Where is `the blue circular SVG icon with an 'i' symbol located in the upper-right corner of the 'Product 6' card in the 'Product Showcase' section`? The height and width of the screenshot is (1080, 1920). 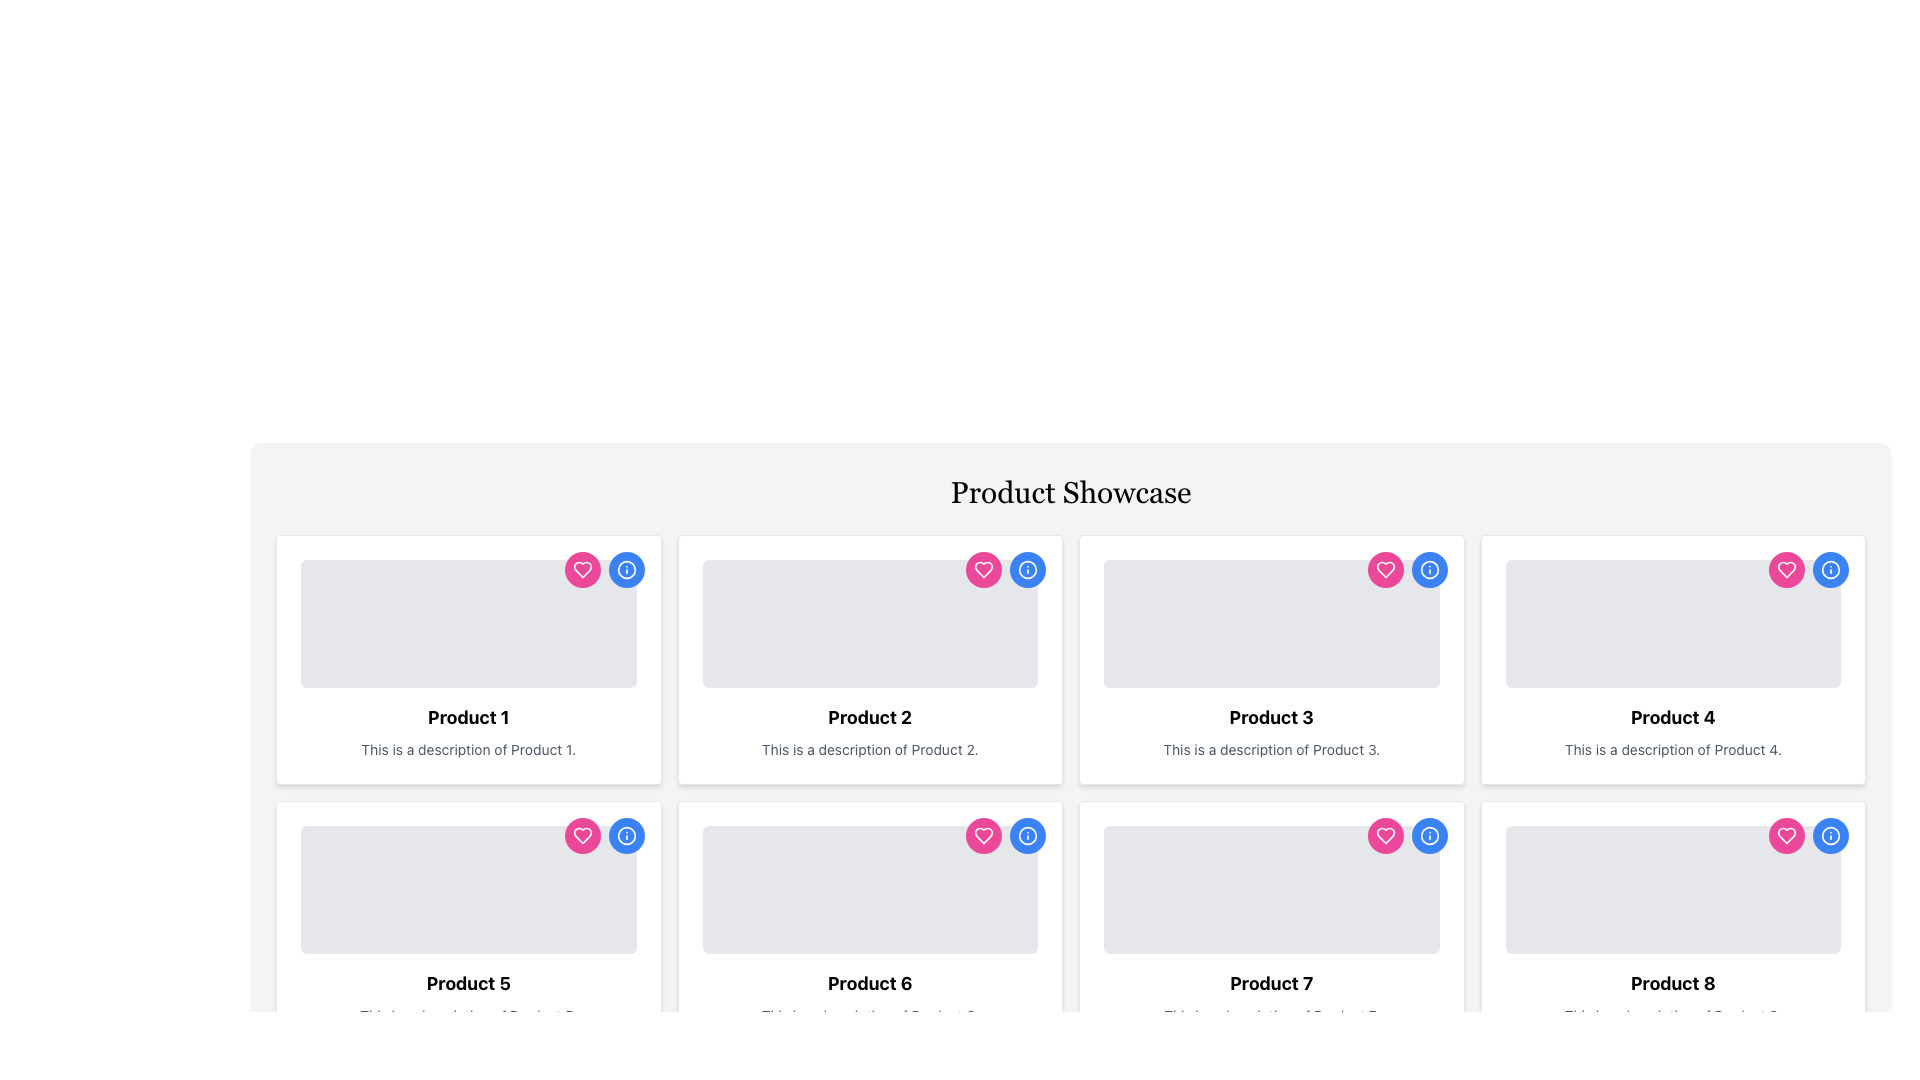 the blue circular SVG icon with an 'i' symbol located in the upper-right corner of the 'Product 6' card in the 'Product Showcase' section is located at coordinates (1027, 836).